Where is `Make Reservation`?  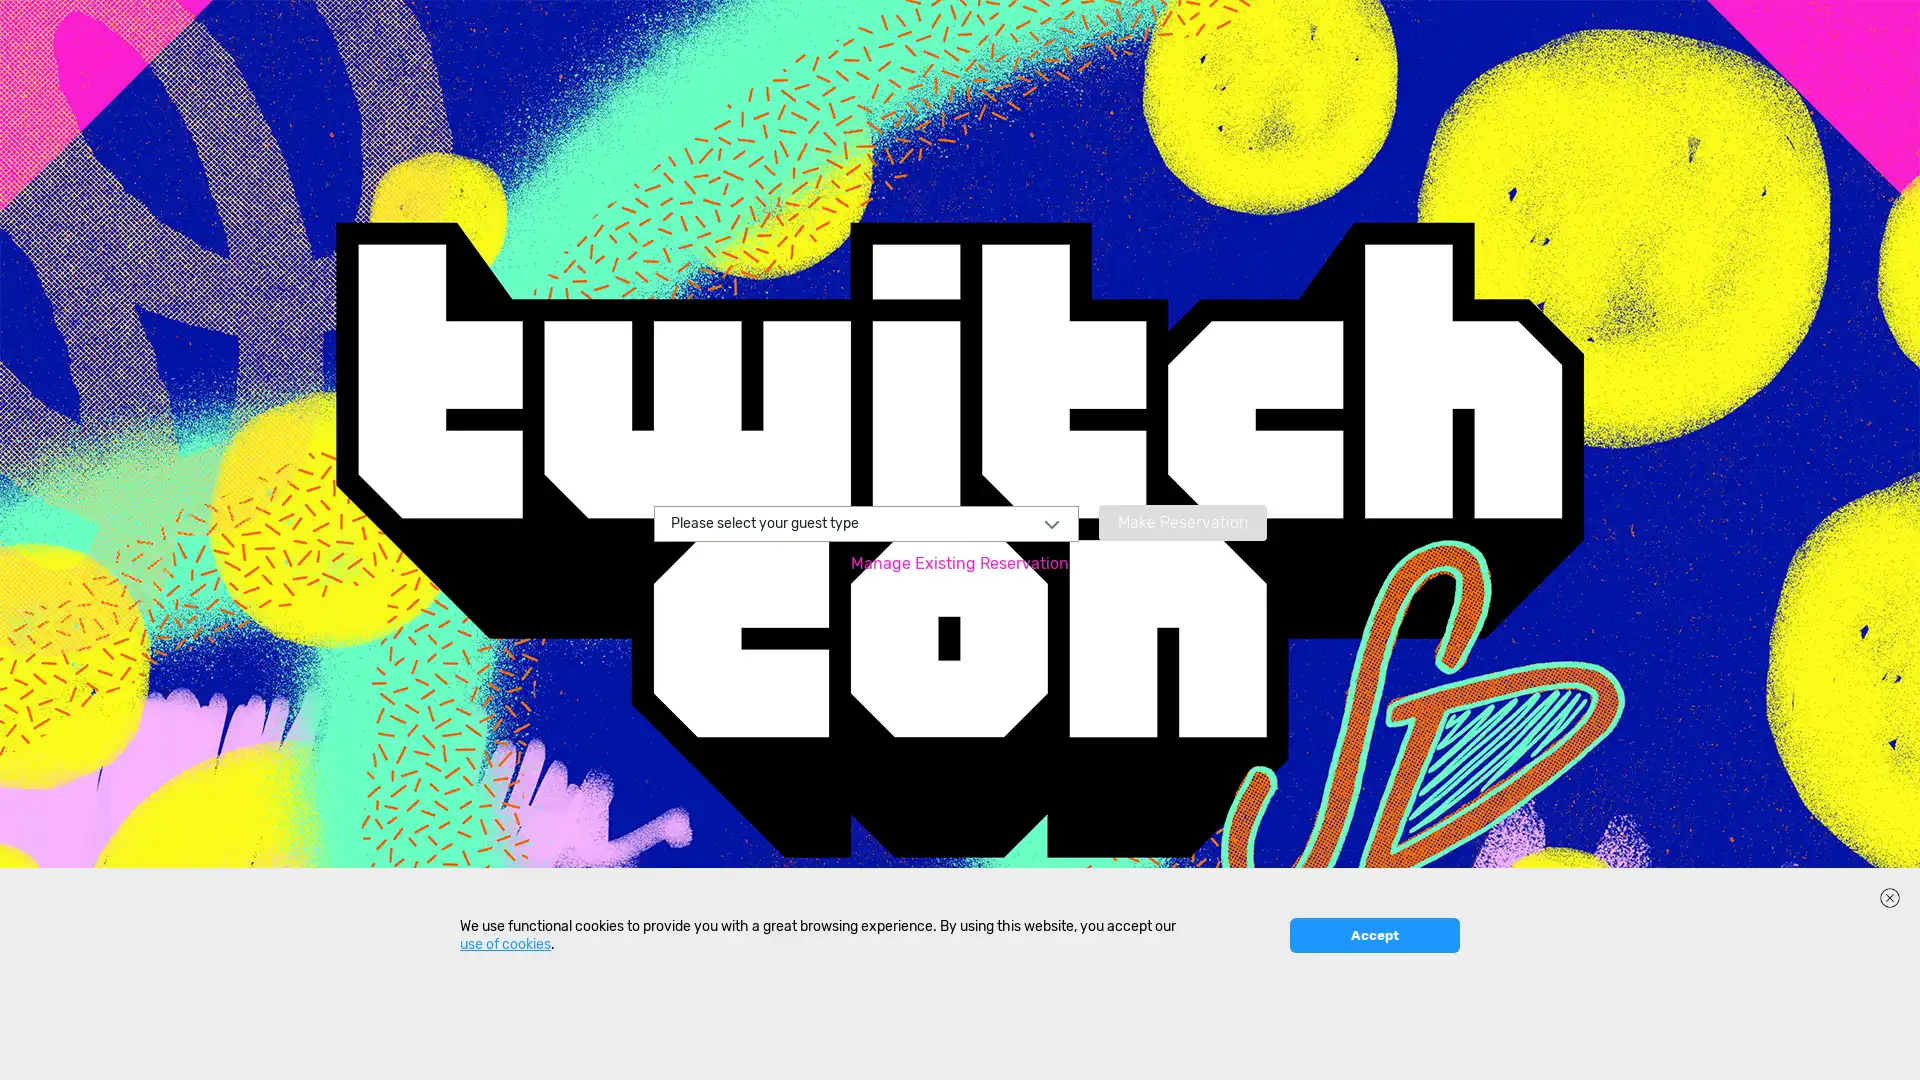
Make Reservation is located at coordinates (1181, 520).